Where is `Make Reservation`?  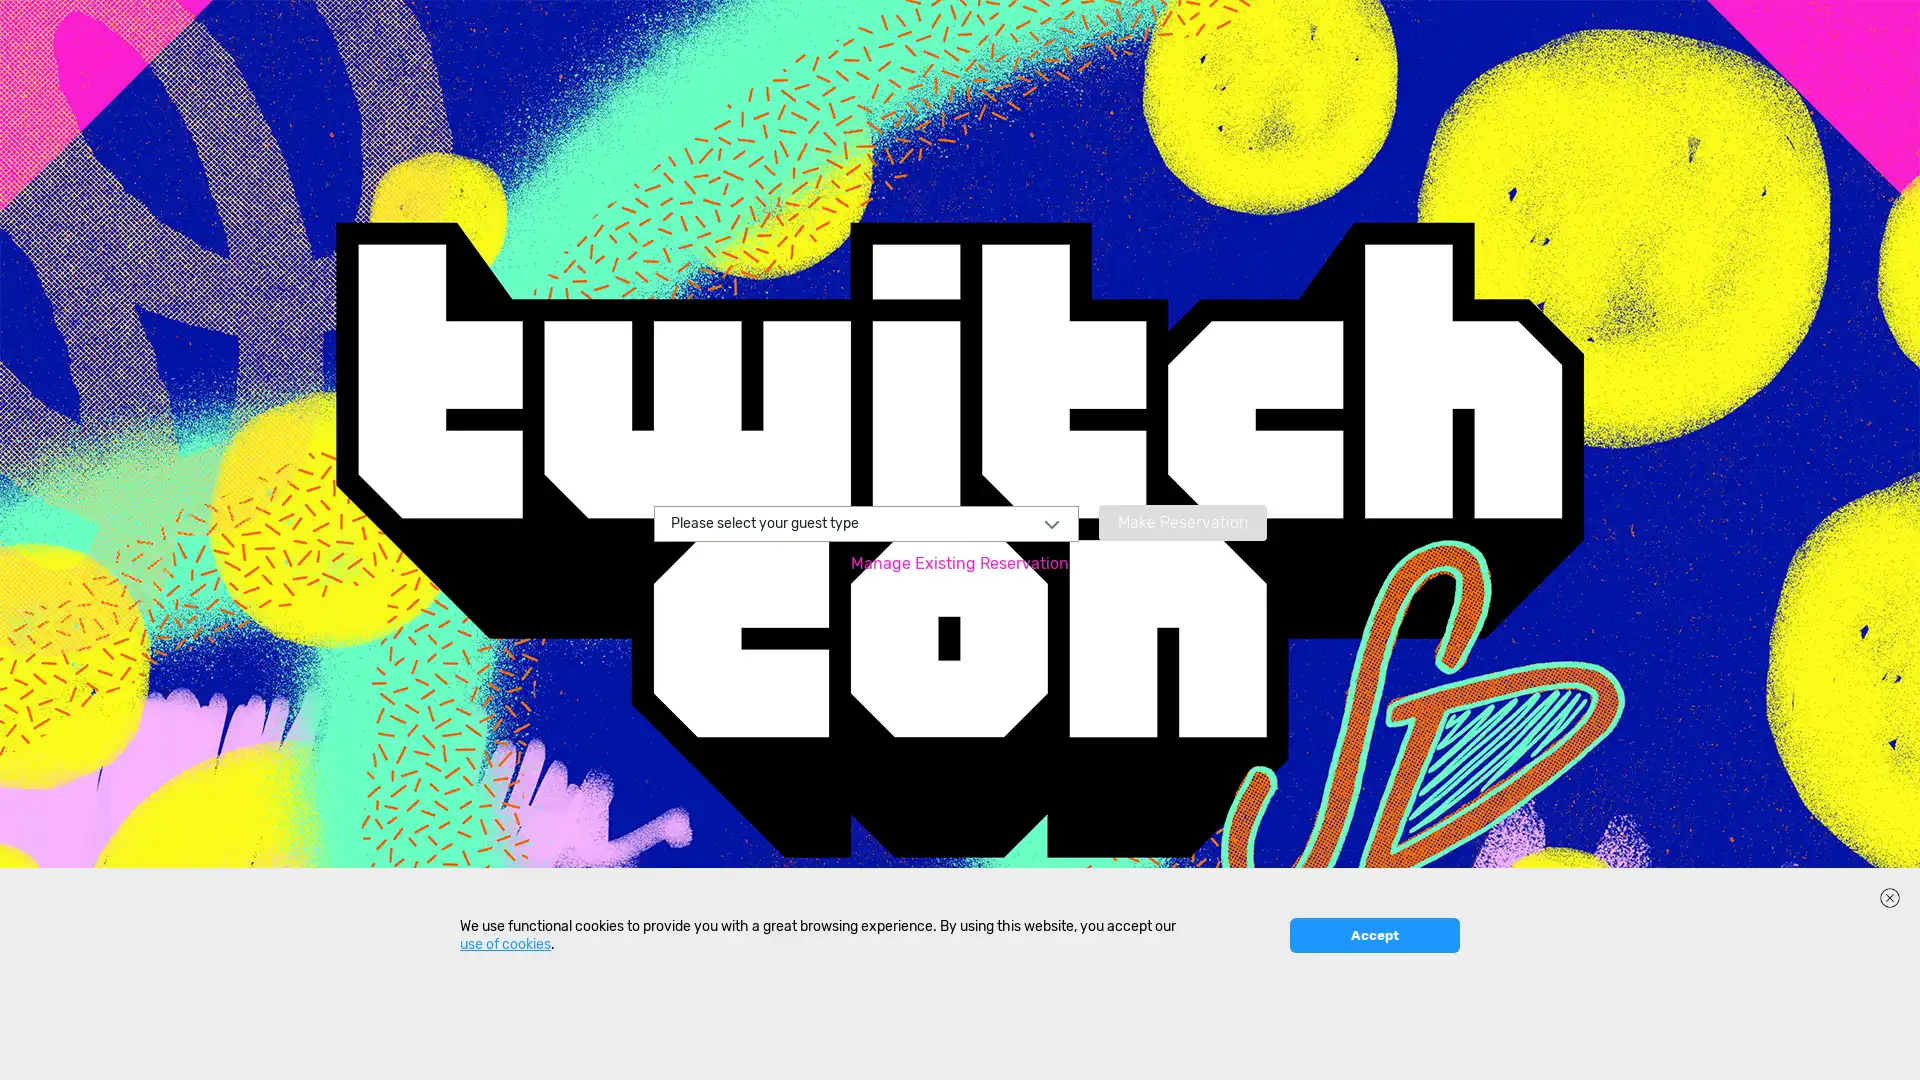
Make Reservation is located at coordinates (1181, 520).